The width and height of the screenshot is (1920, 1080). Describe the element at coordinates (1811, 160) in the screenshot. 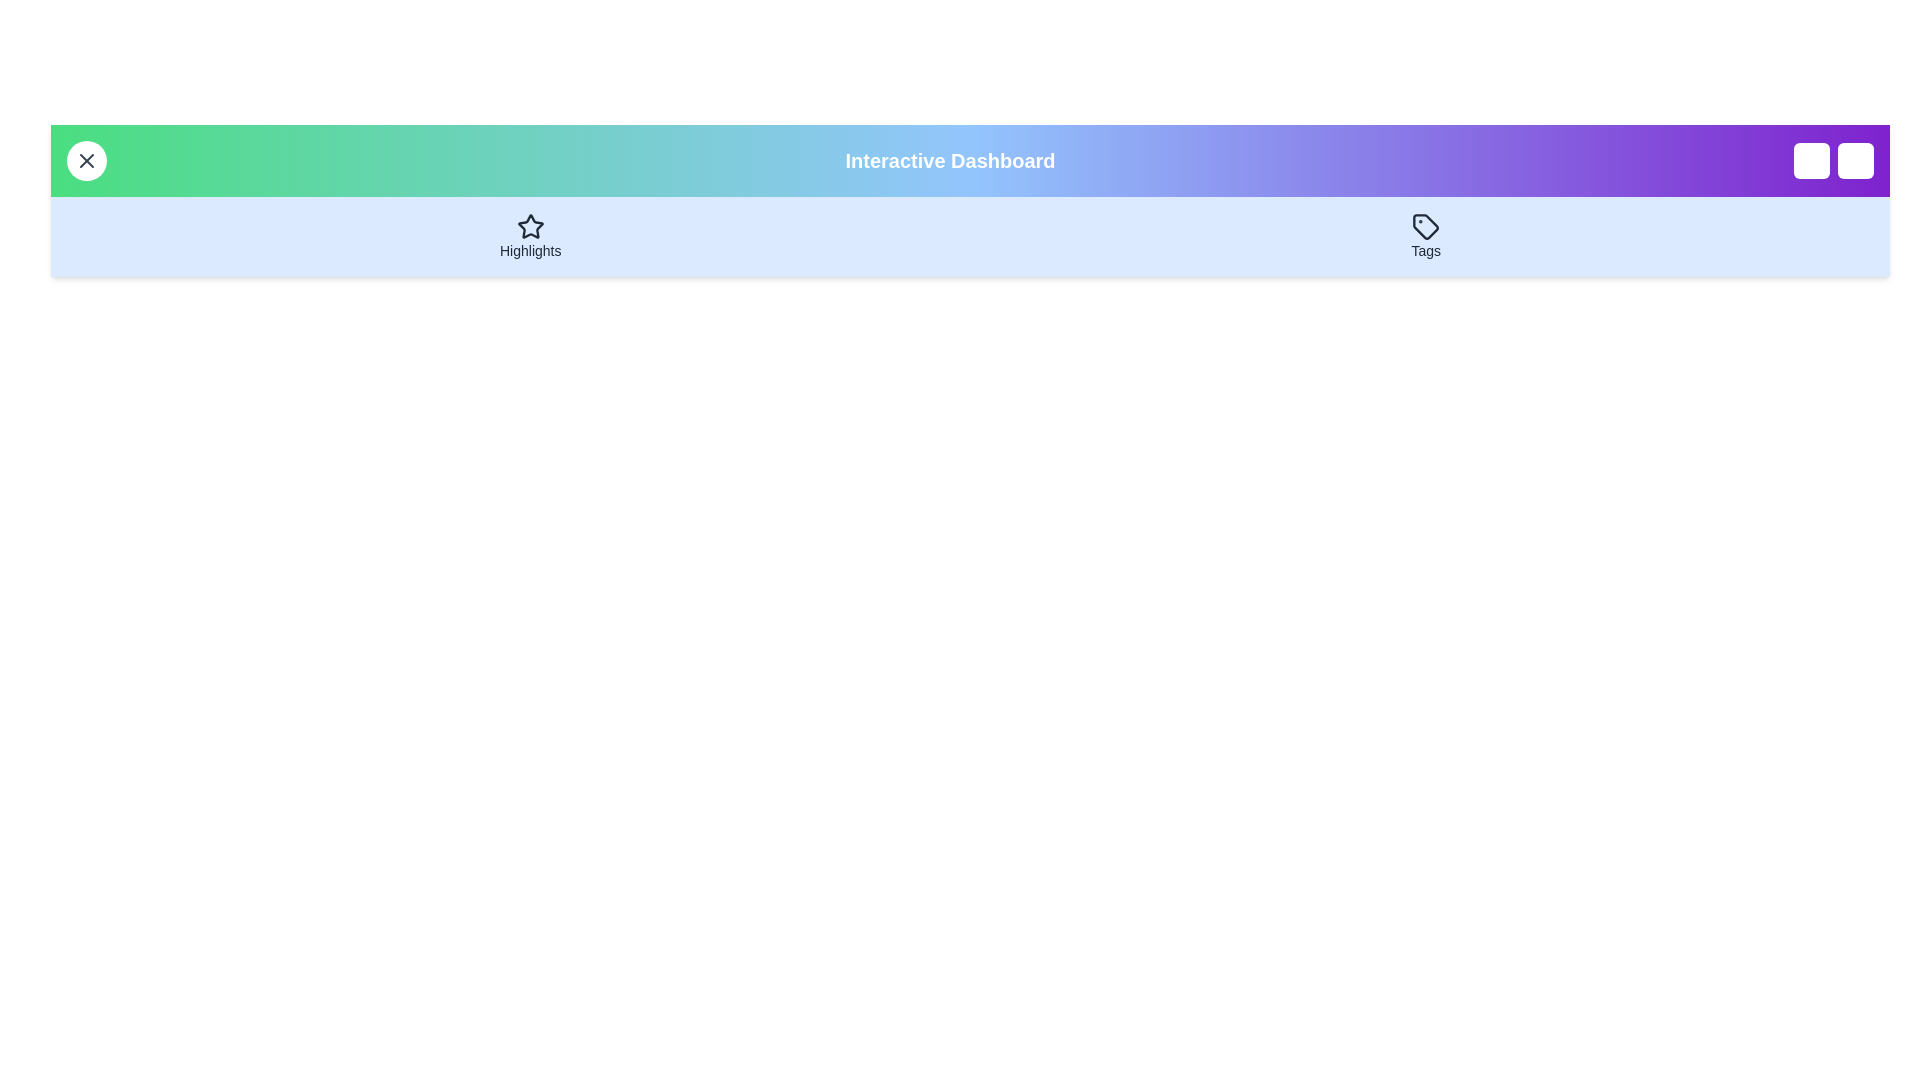

I see `the 'Bell' icon to view notifications` at that location.